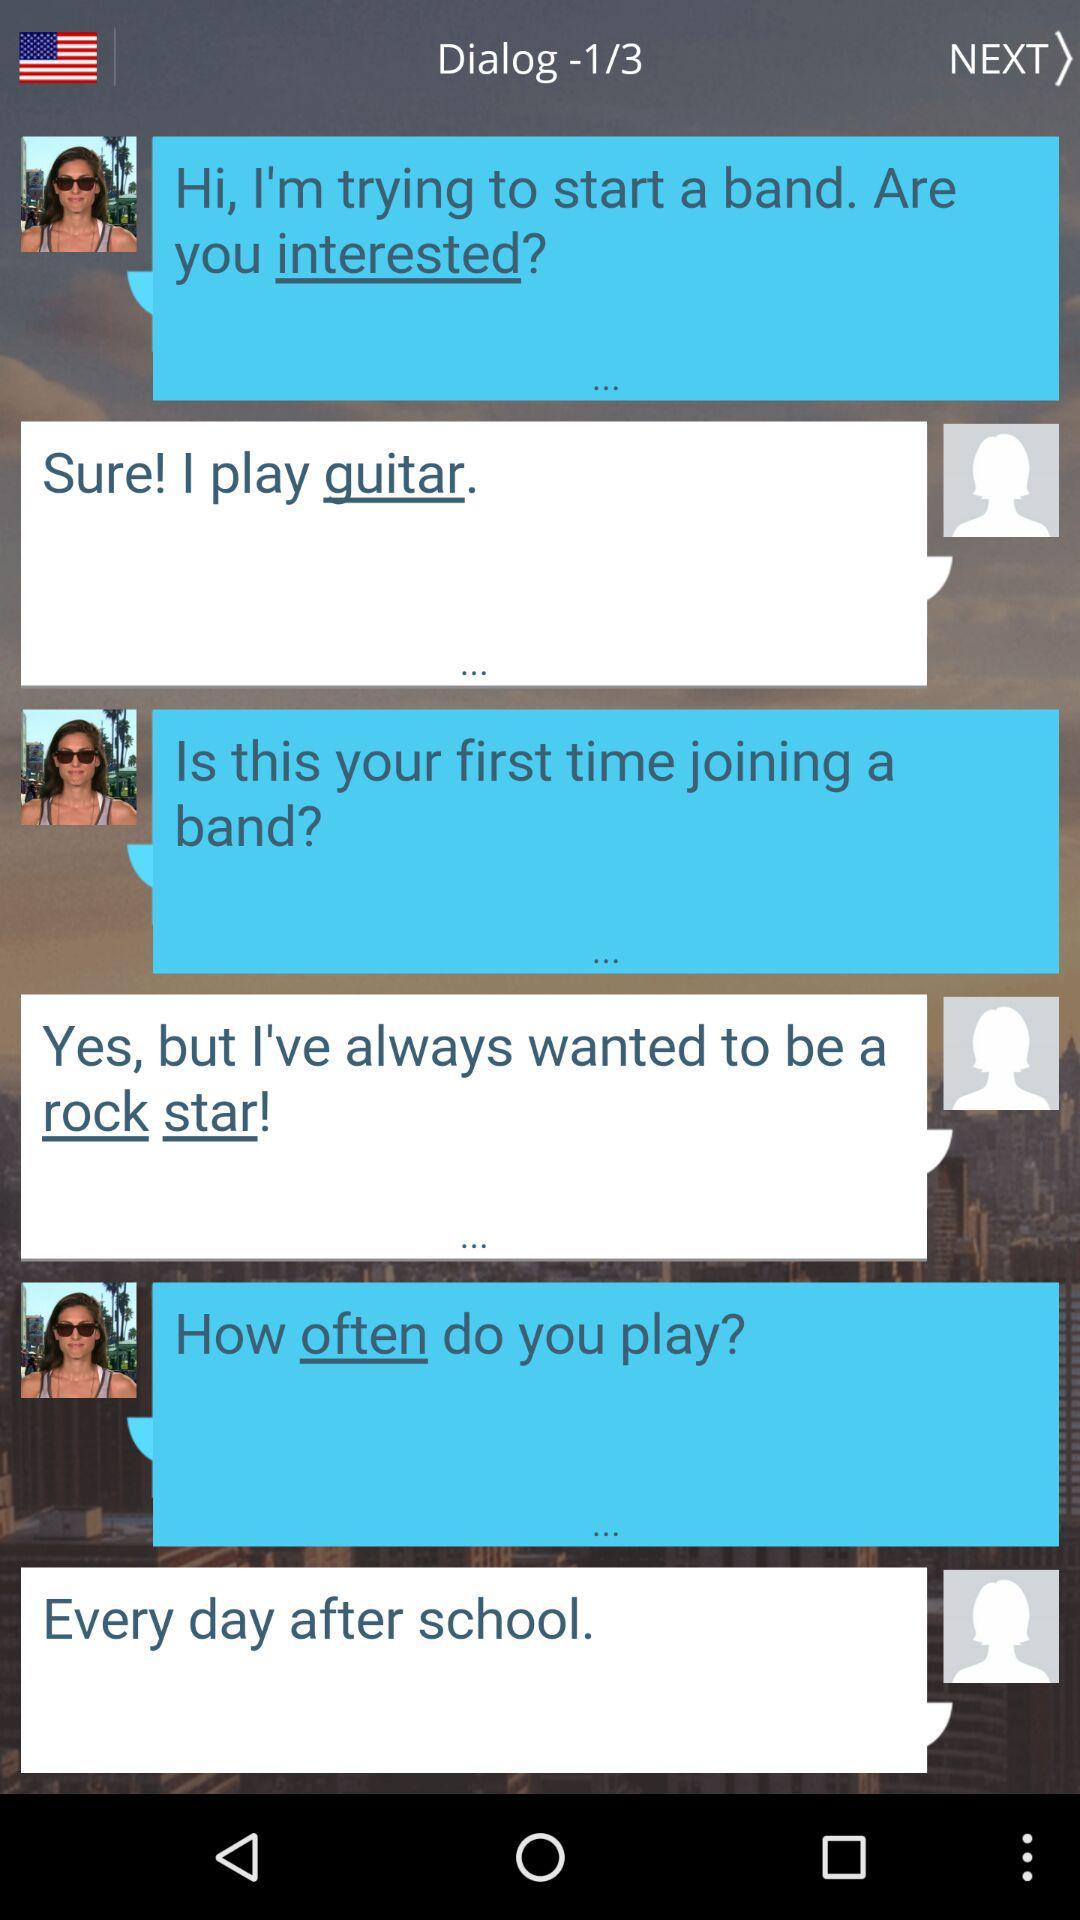  What do you see at coordinates (56, 57) in the screenshot?
I see `country` at bounding box center [56, 57].